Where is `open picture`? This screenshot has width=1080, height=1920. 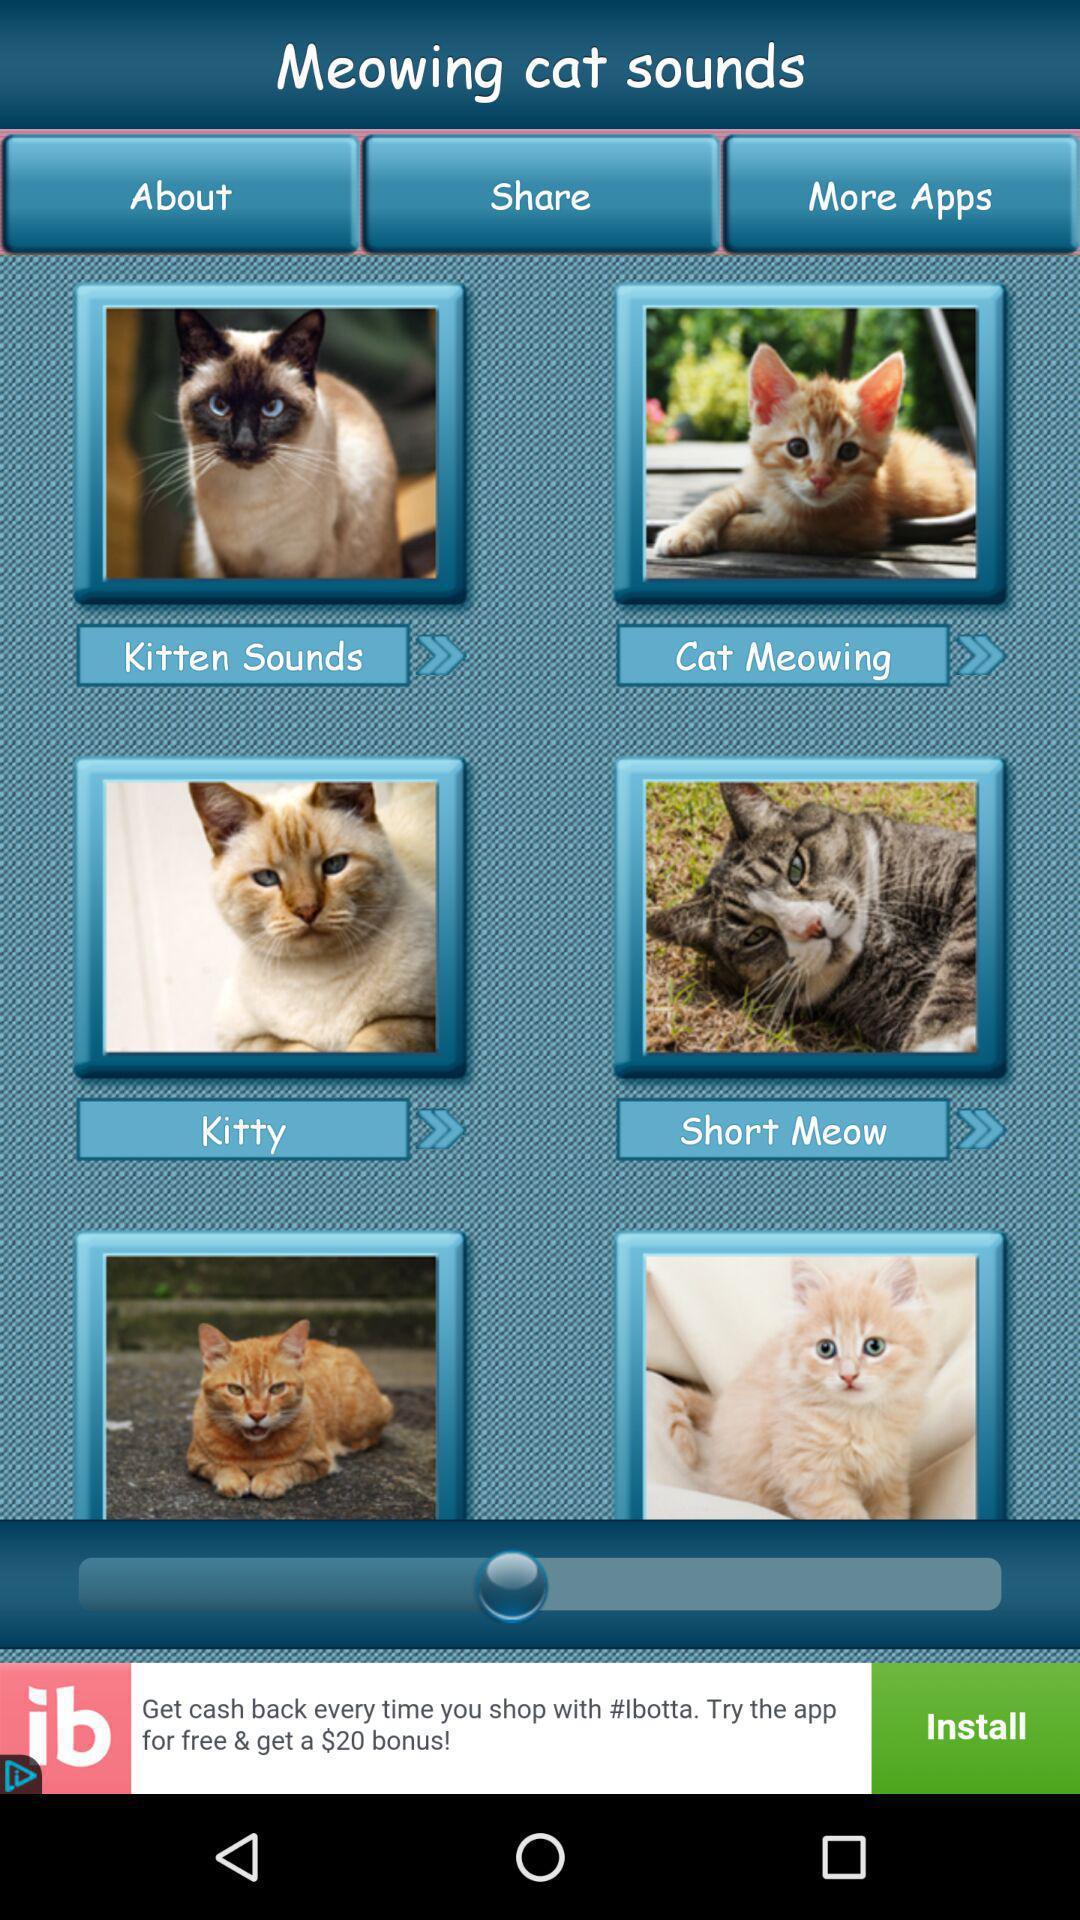 open picture is located at coordinates (270, 917).